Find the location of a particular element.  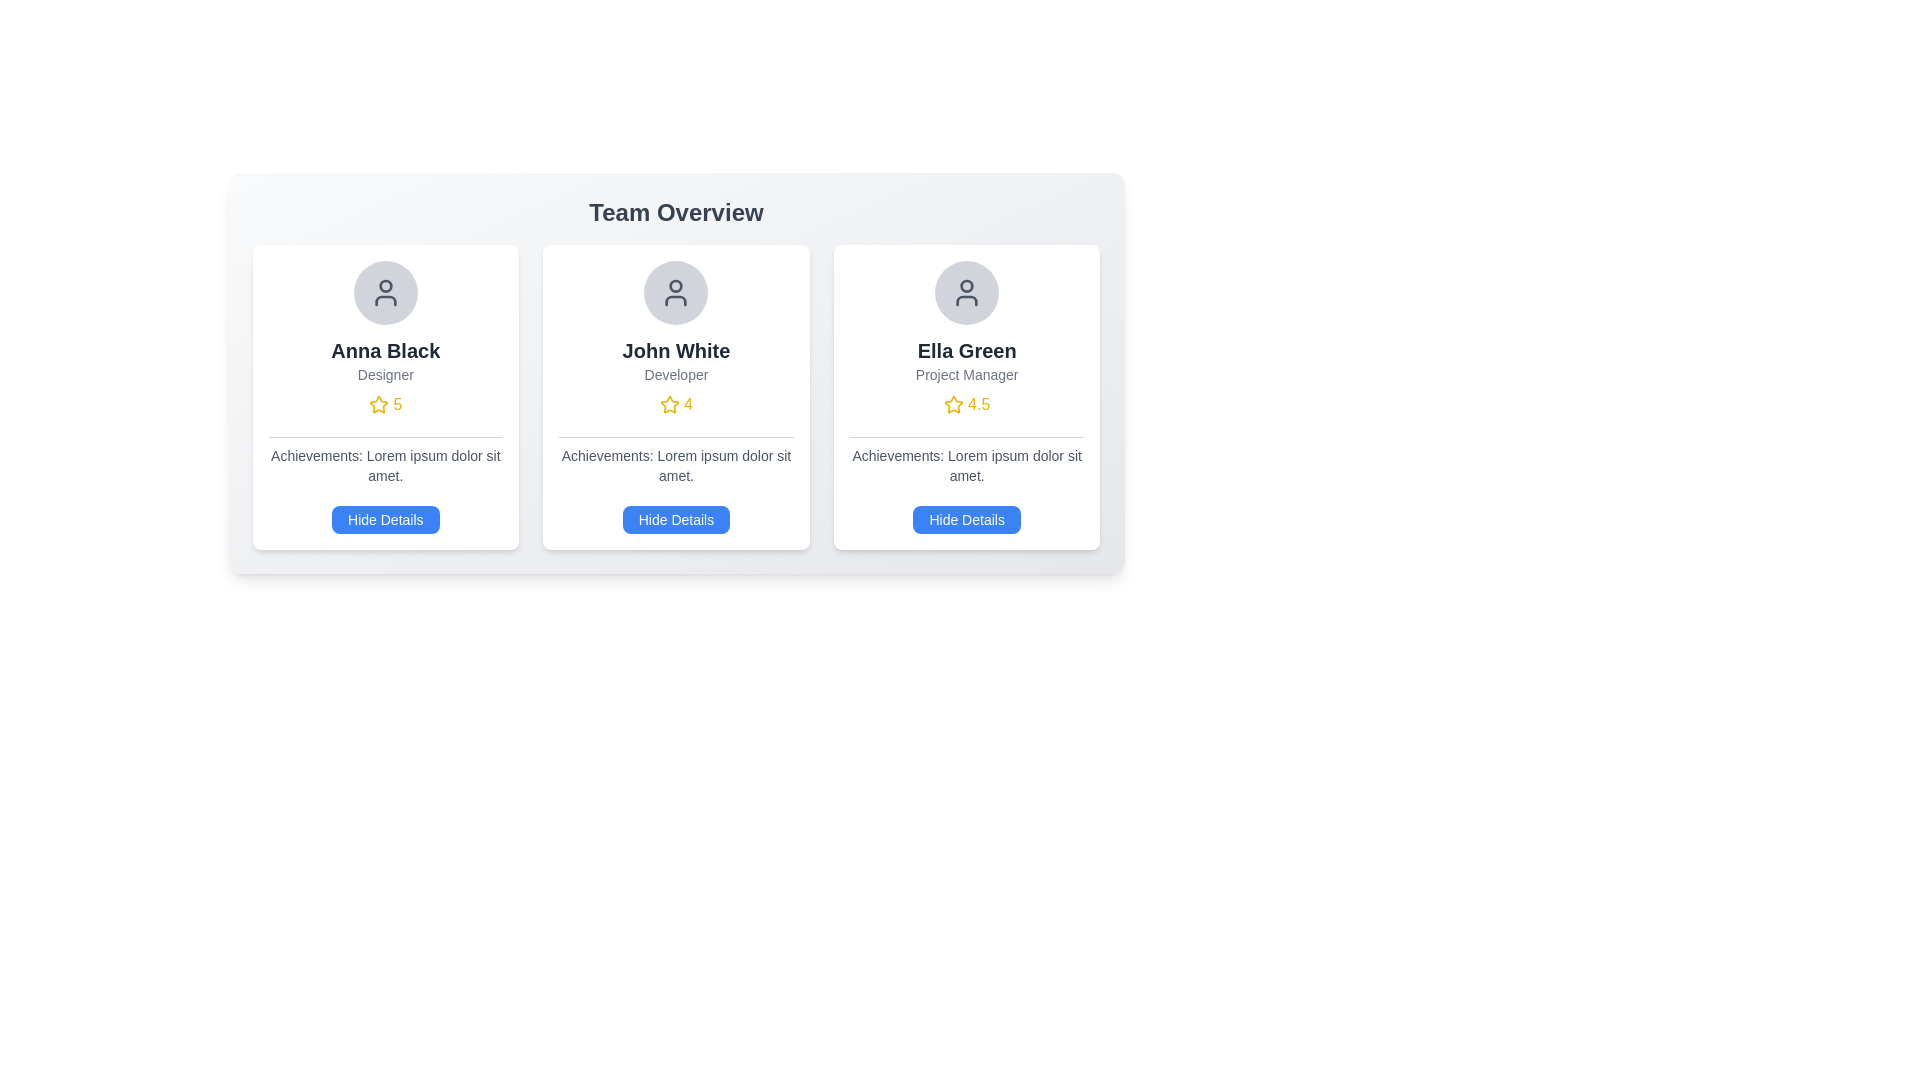

the Text Display element that shows descriptive text for achievements, located in the bottom section of the 'Ella Green' card, which is the rightmost card in a three-column layout is located at coordinates (967, 466).